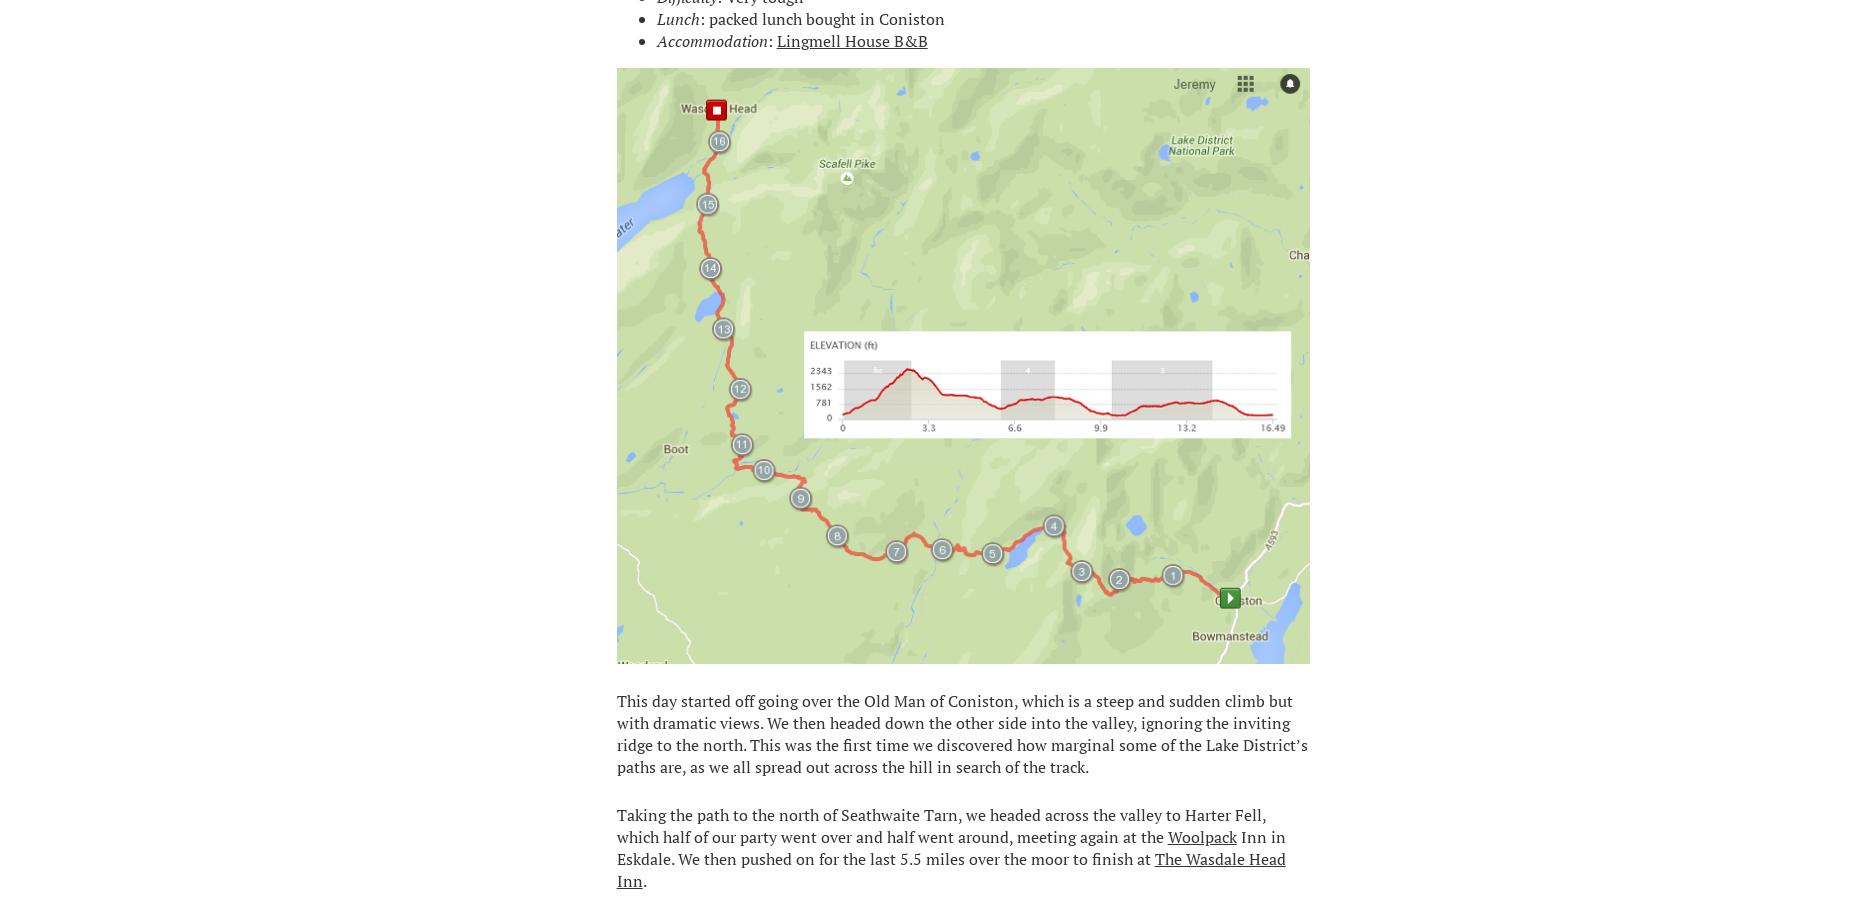  I want to click on 'Lingmell House B&B', so click(851, 39).